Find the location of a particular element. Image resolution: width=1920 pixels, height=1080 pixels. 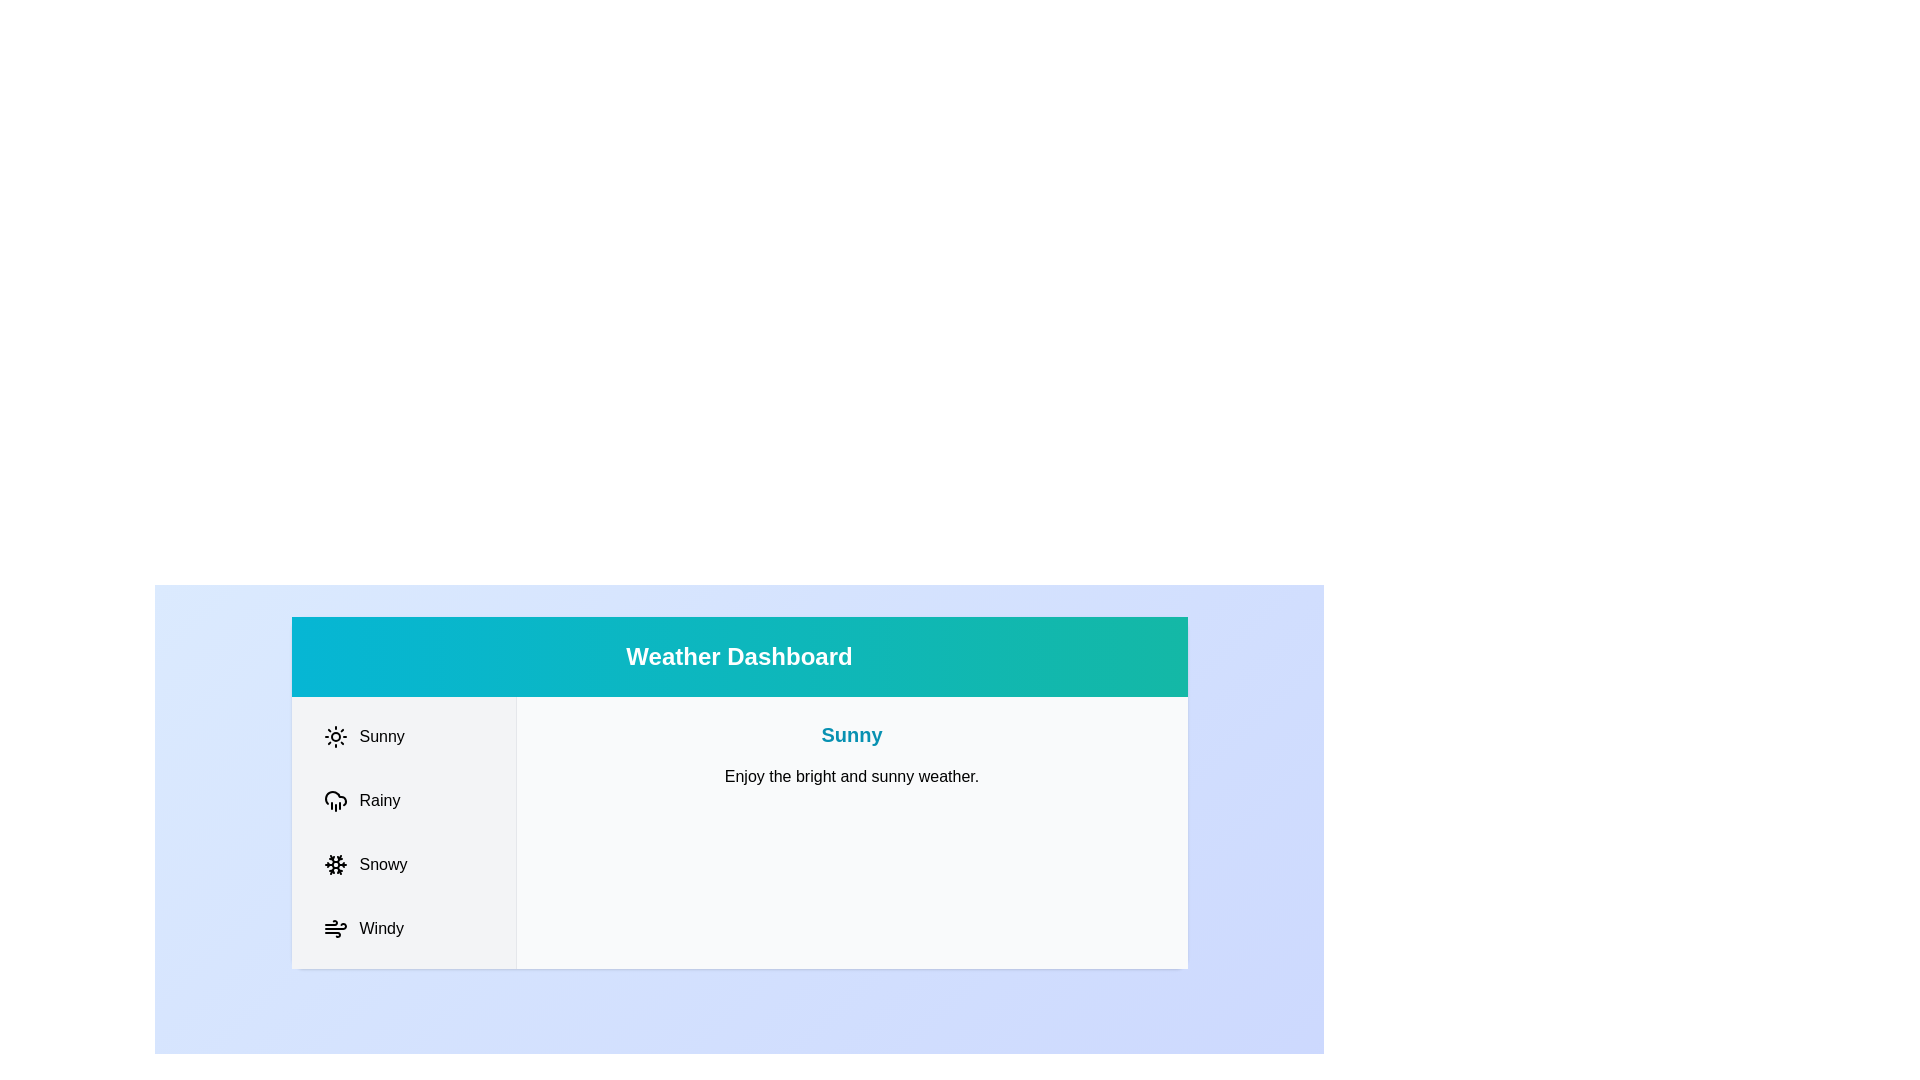

the tab labeled Rainy to observe its hover effect is located at coordinates (402, 800).